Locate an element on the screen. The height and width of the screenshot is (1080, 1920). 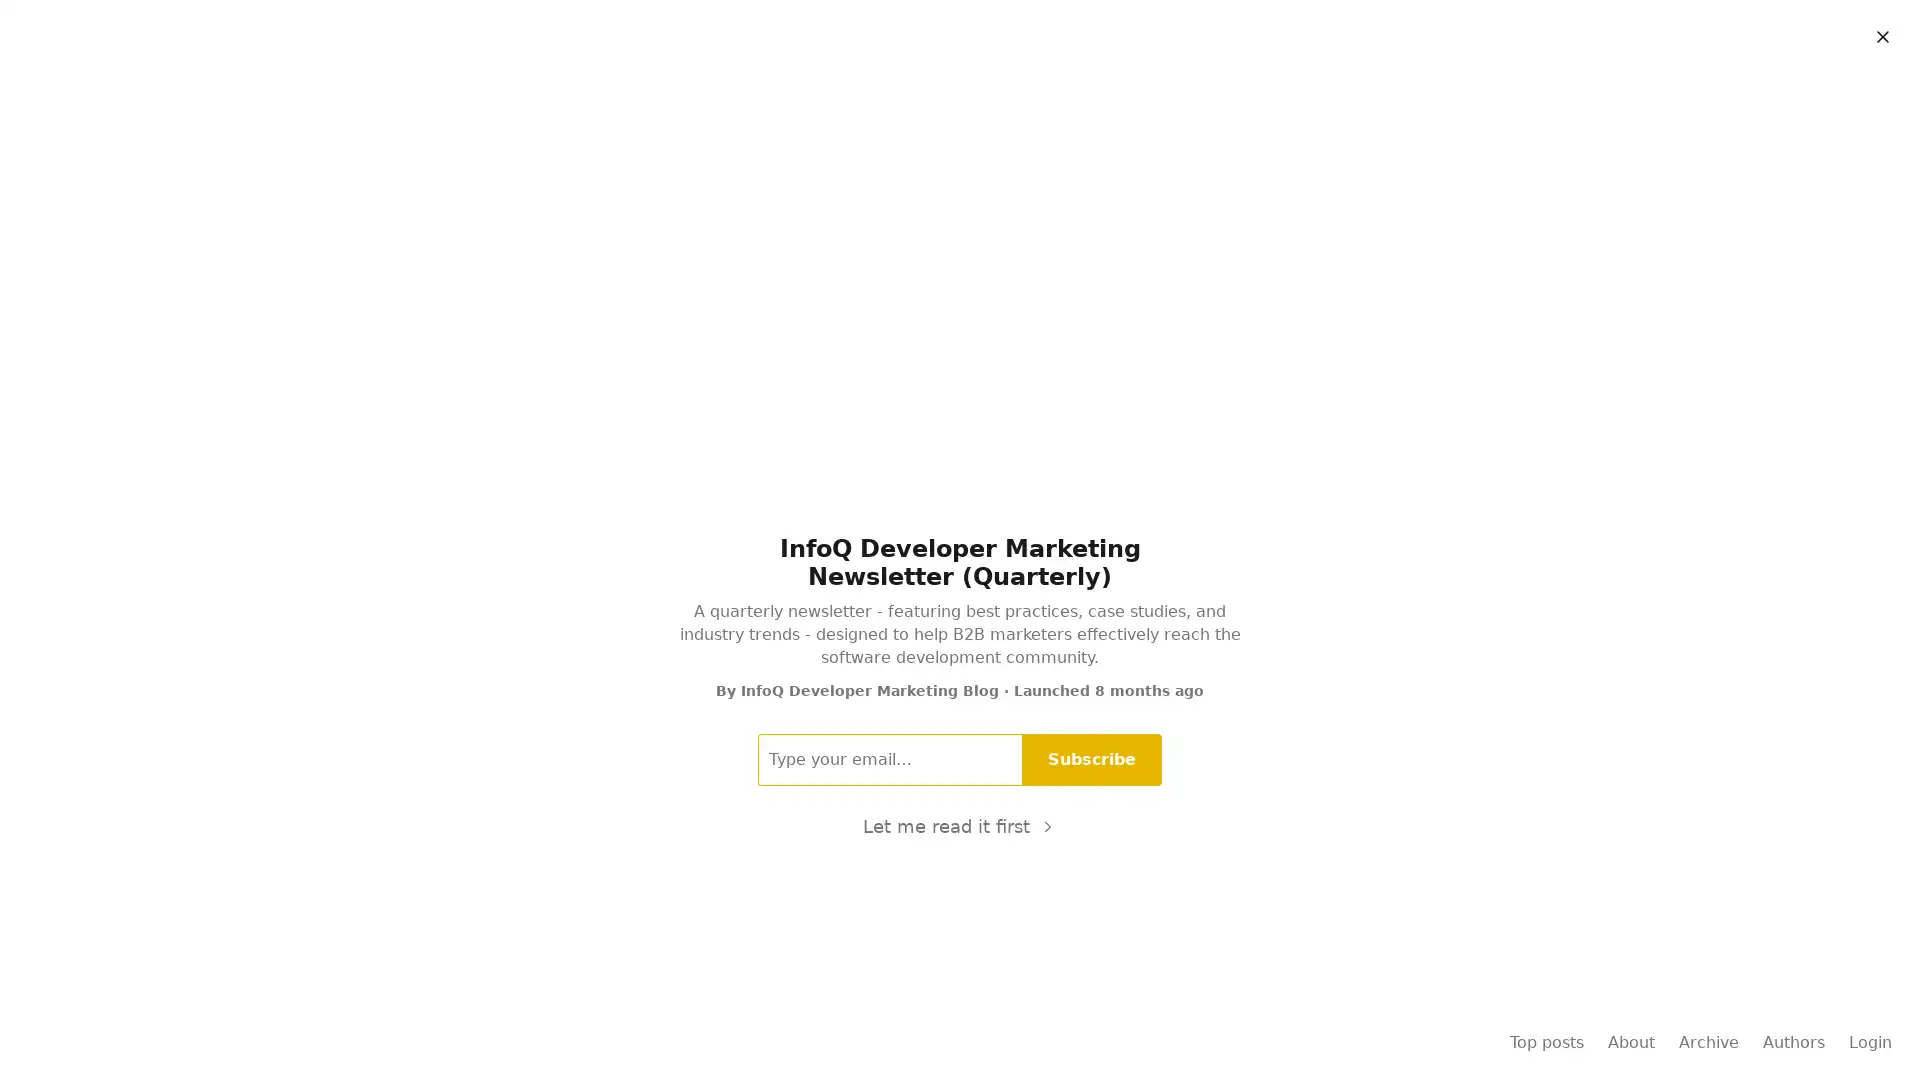
Subscribe is located at coordinates (1758, 31).